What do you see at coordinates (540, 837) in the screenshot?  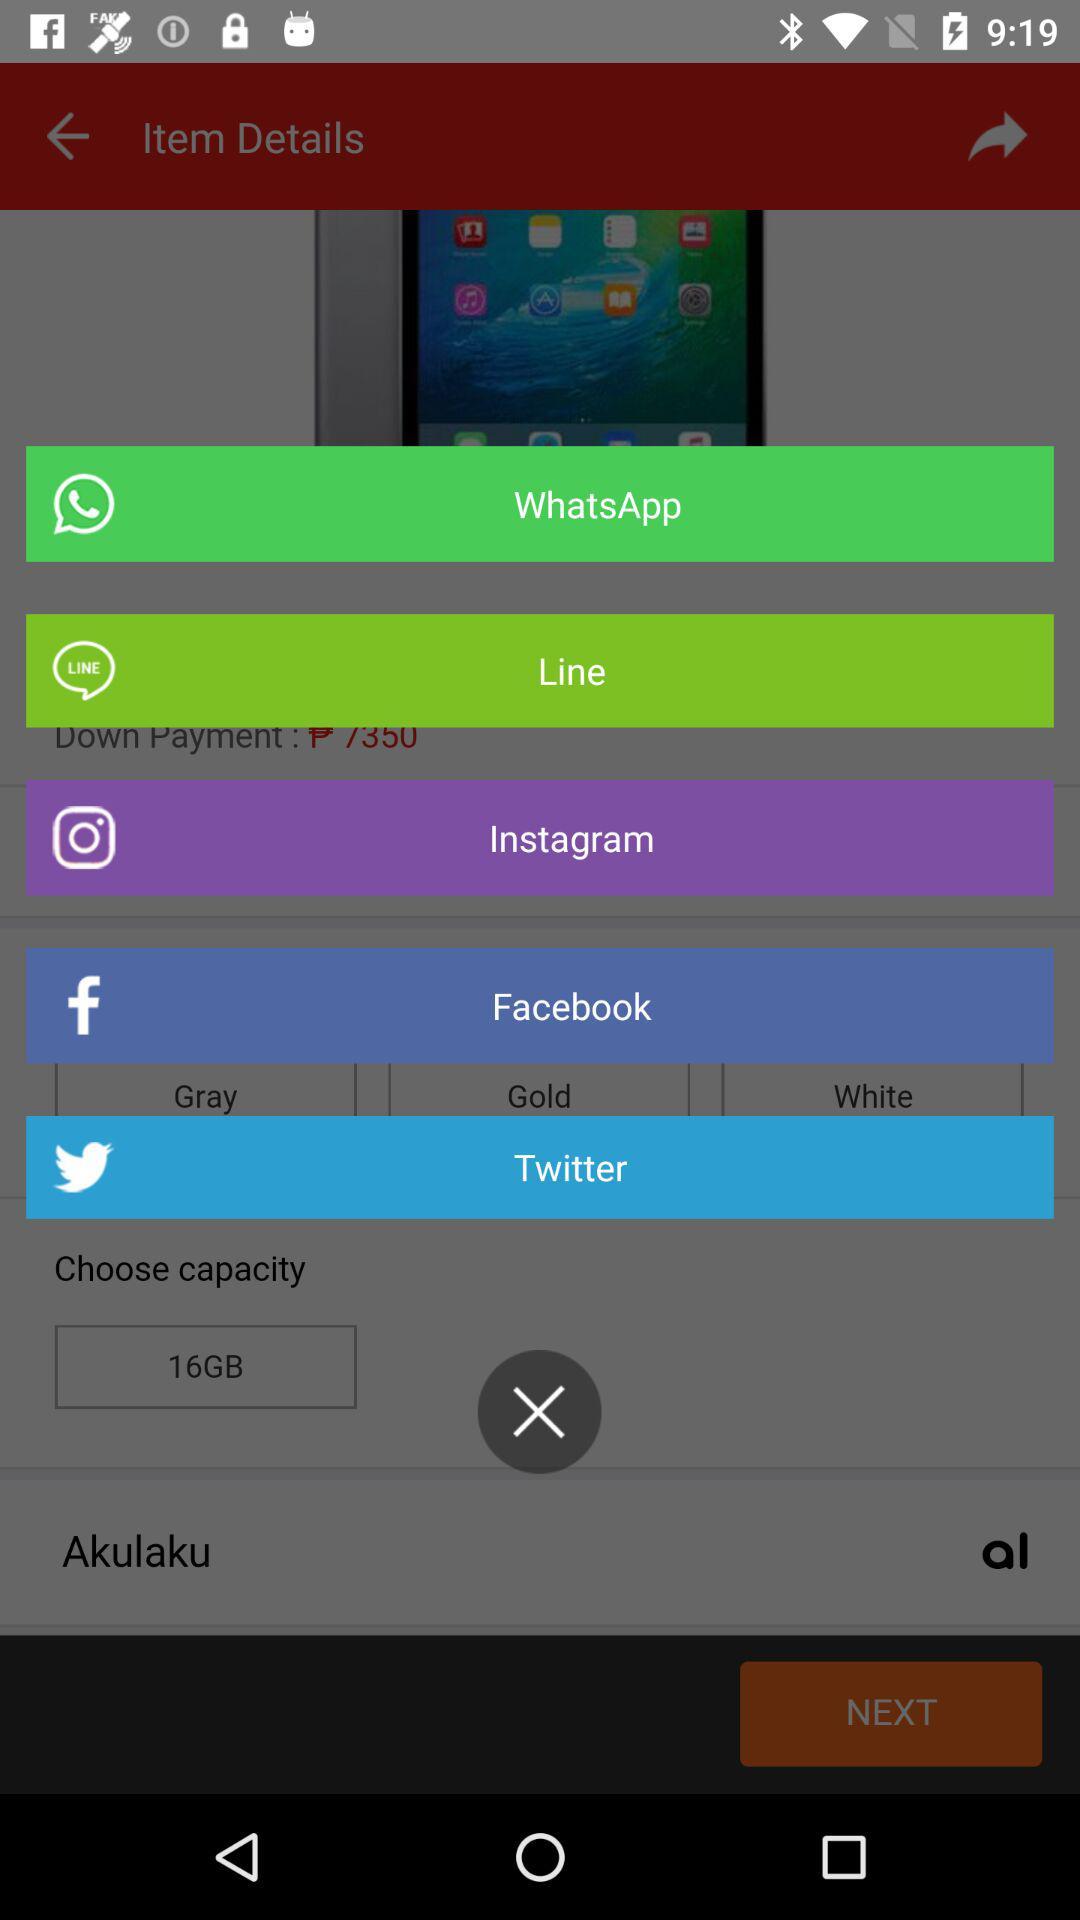 I see `the item above the facebook item` at bounding box center [540, 837].